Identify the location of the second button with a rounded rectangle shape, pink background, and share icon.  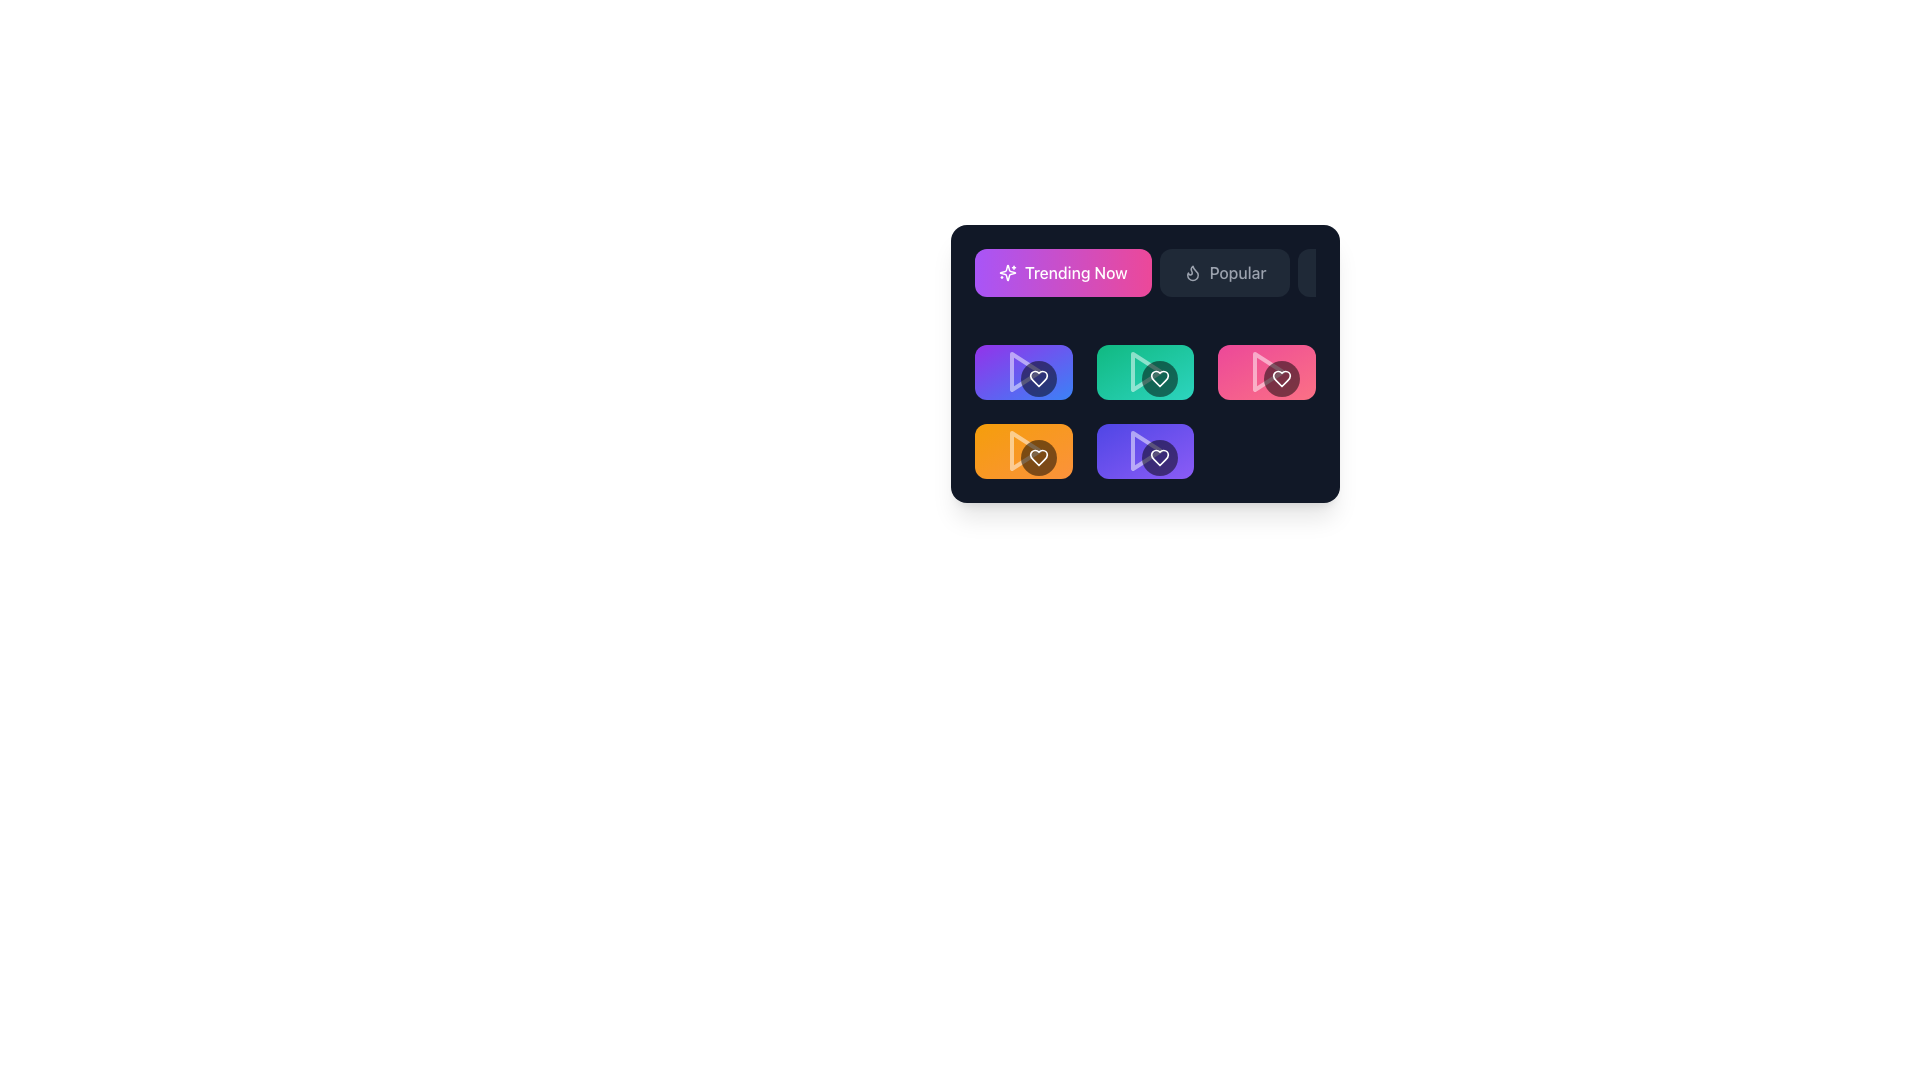
(1245, 363).